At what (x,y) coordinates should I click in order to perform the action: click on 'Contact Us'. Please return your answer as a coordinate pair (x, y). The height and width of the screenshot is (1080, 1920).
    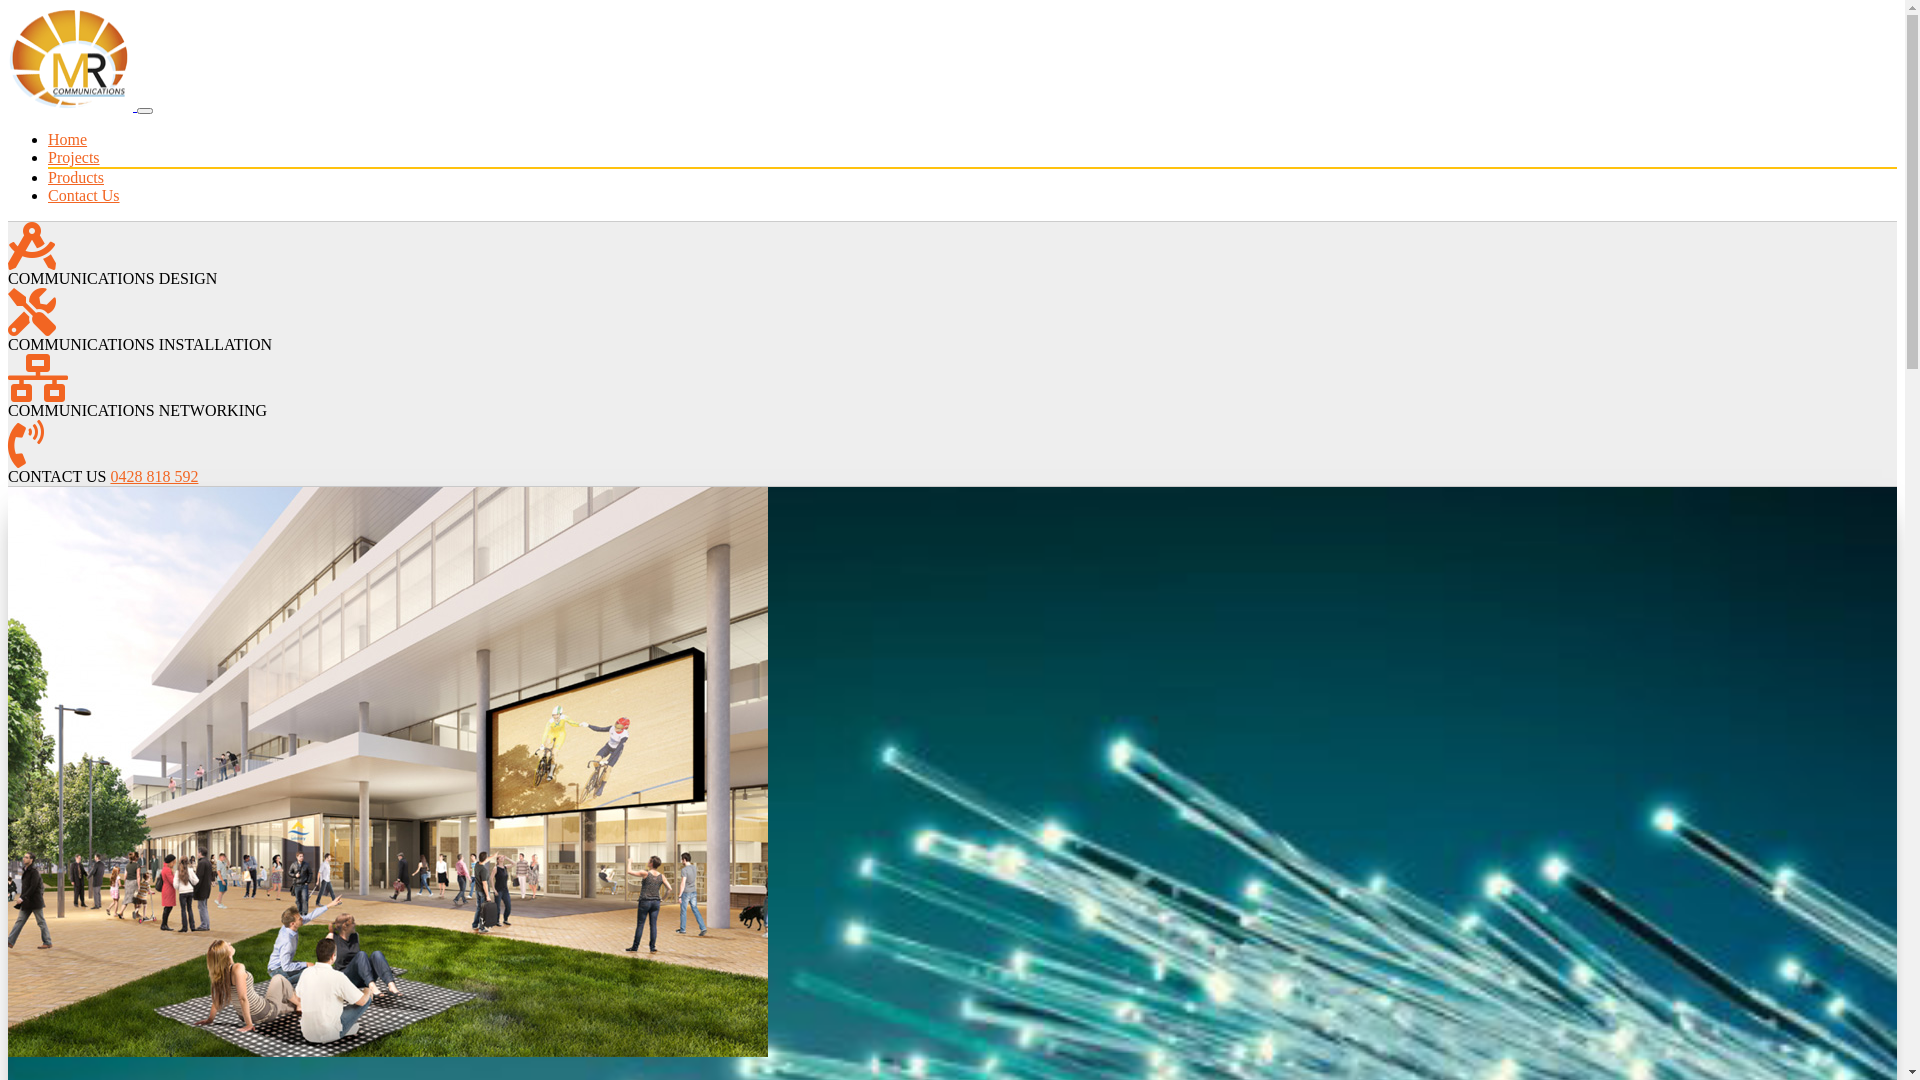
    Looking at the image, I should click on (82, 195).